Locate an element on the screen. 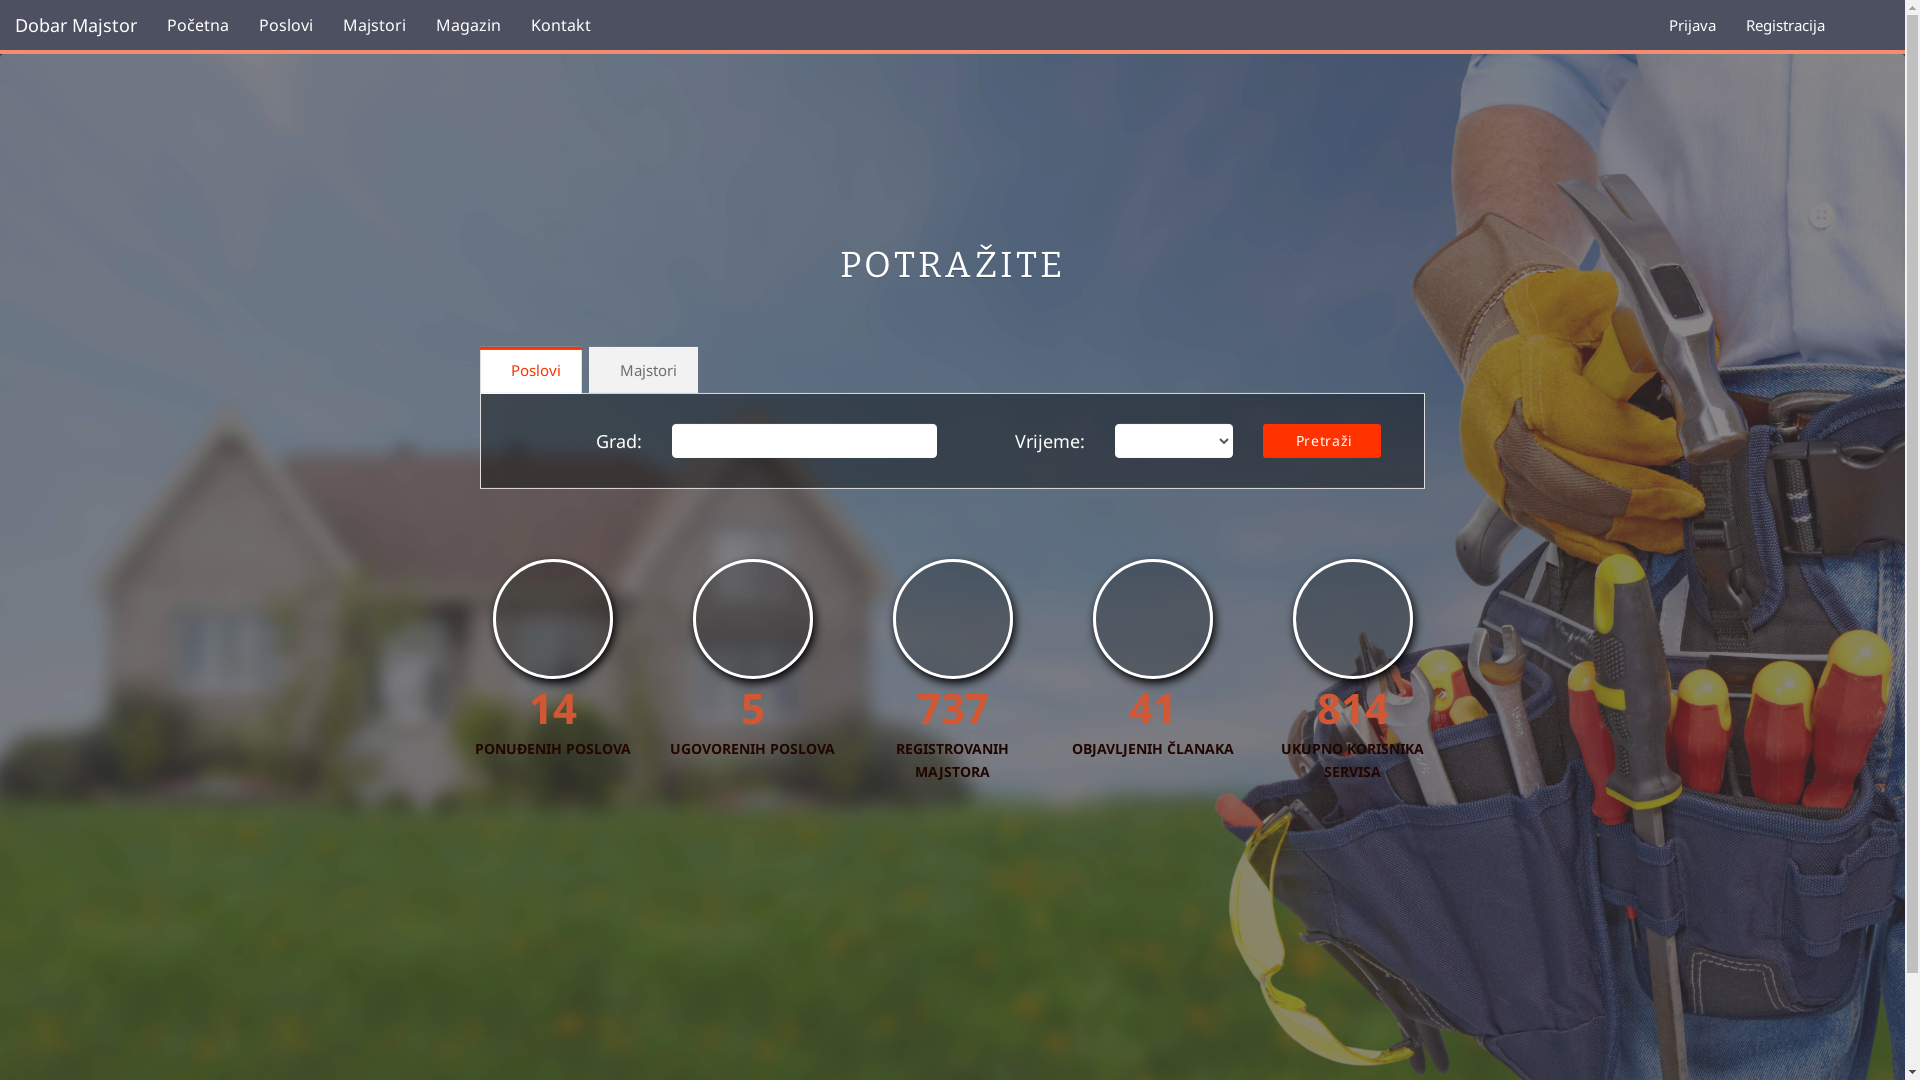 The height and width of the screenshot is (1080, 1920). 'Poslovi' is located at coordinates (285, 24).